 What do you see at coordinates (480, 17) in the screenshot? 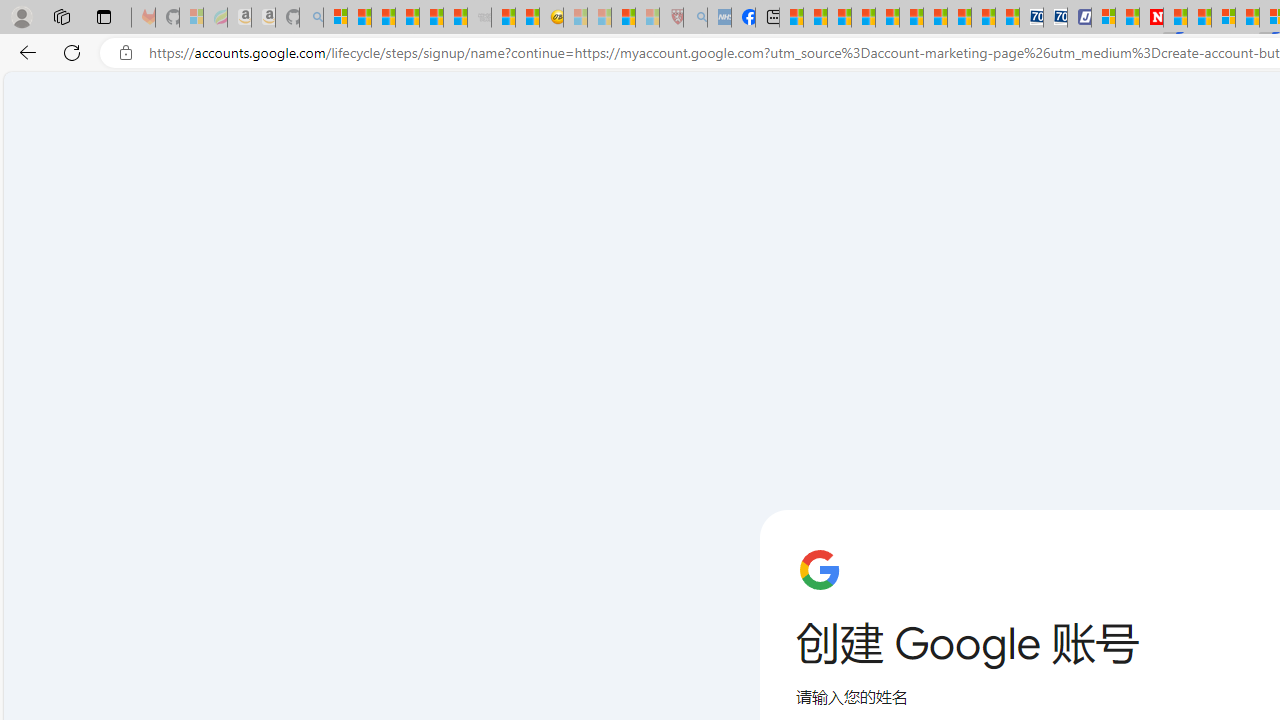
I see `'Combat Siege - Sleeping'` at bounding box center [480, 17].